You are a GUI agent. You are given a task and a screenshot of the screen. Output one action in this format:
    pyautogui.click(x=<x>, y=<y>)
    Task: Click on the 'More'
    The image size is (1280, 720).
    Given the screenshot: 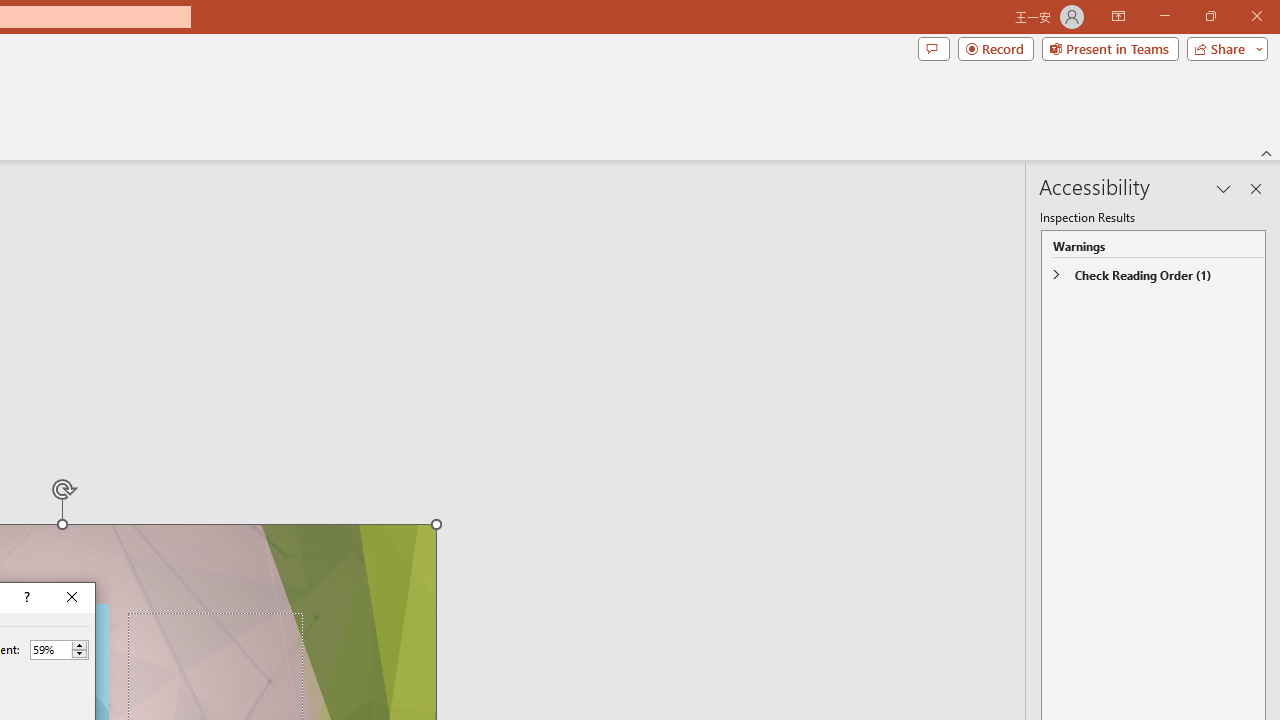 What is the action you would take?
    pyautogui.click(x=79, y=645)
    